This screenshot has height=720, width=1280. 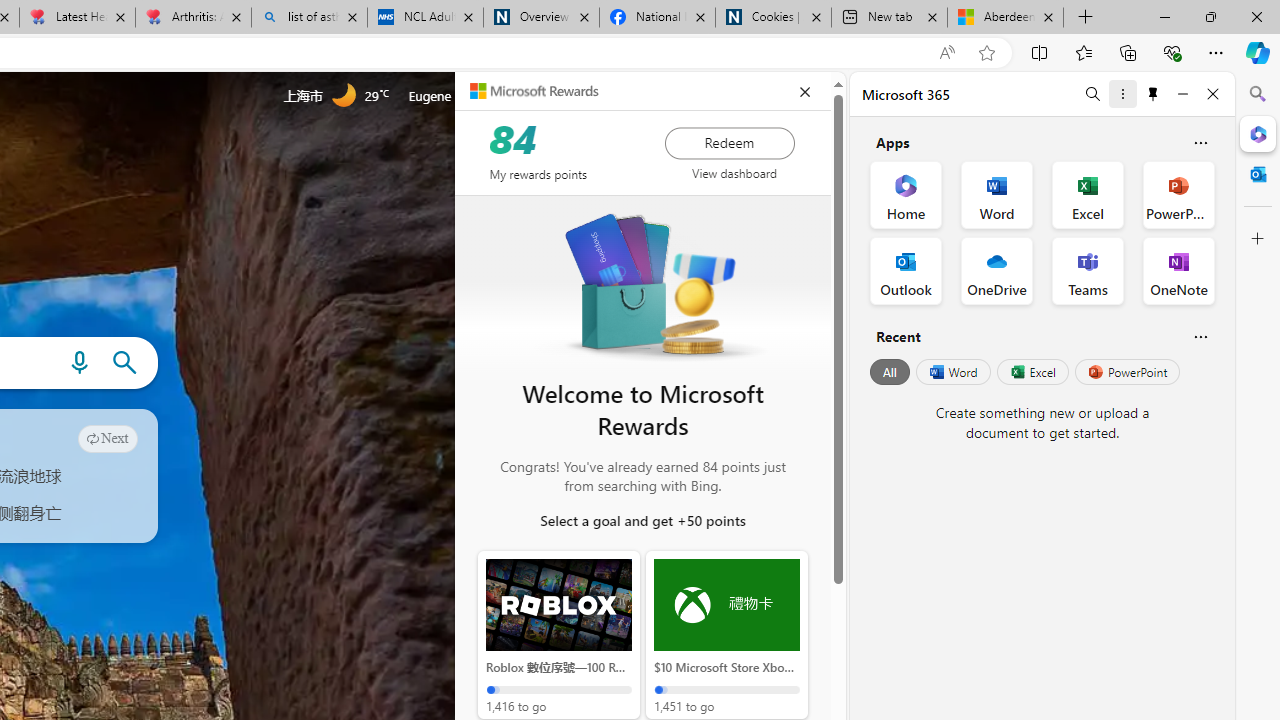 What do you see at coordinates (772, 17) in the screenshot?
I see `'Cookies | About | NICE'` at bounding box center [772, 17].